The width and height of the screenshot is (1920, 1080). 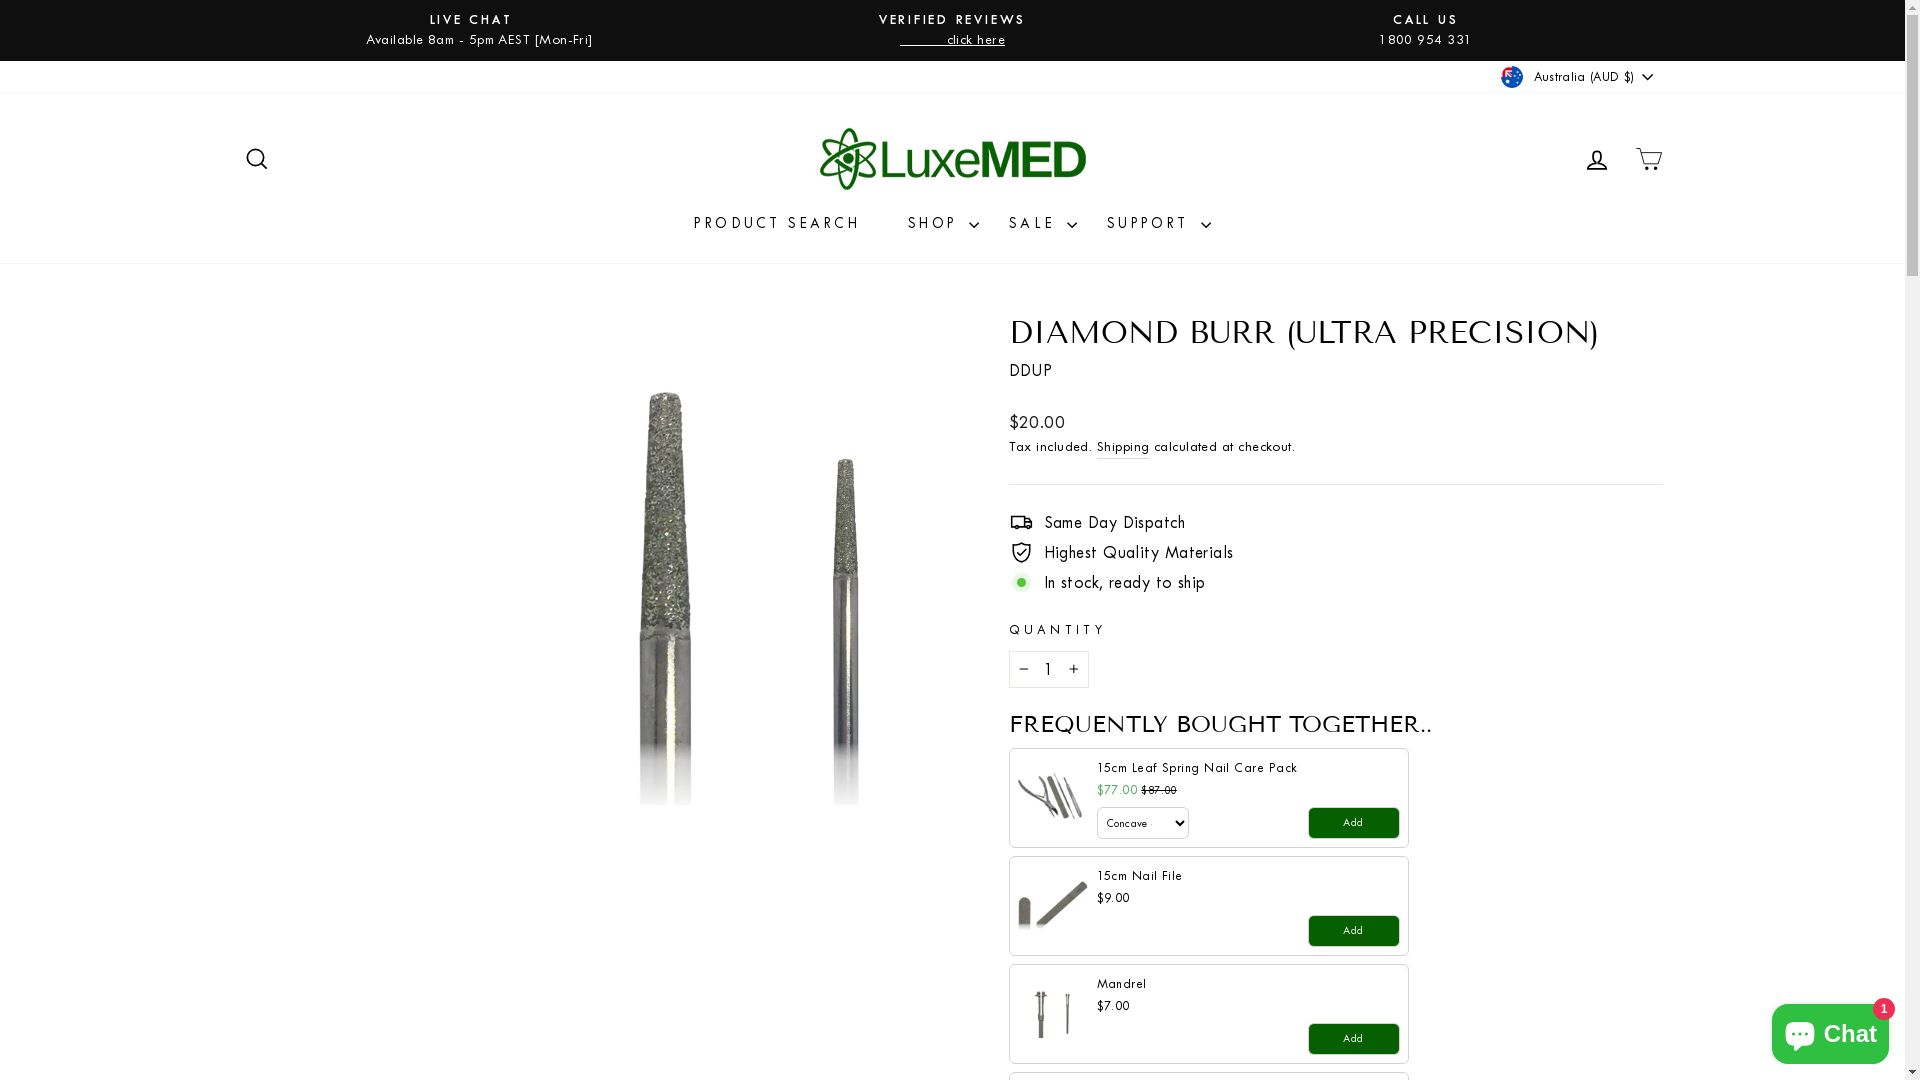 What do you see at coordinates (1578, 76) in the screenshot?
I see `'Australia (AUD $)'` at bounding box center [1578, 76].